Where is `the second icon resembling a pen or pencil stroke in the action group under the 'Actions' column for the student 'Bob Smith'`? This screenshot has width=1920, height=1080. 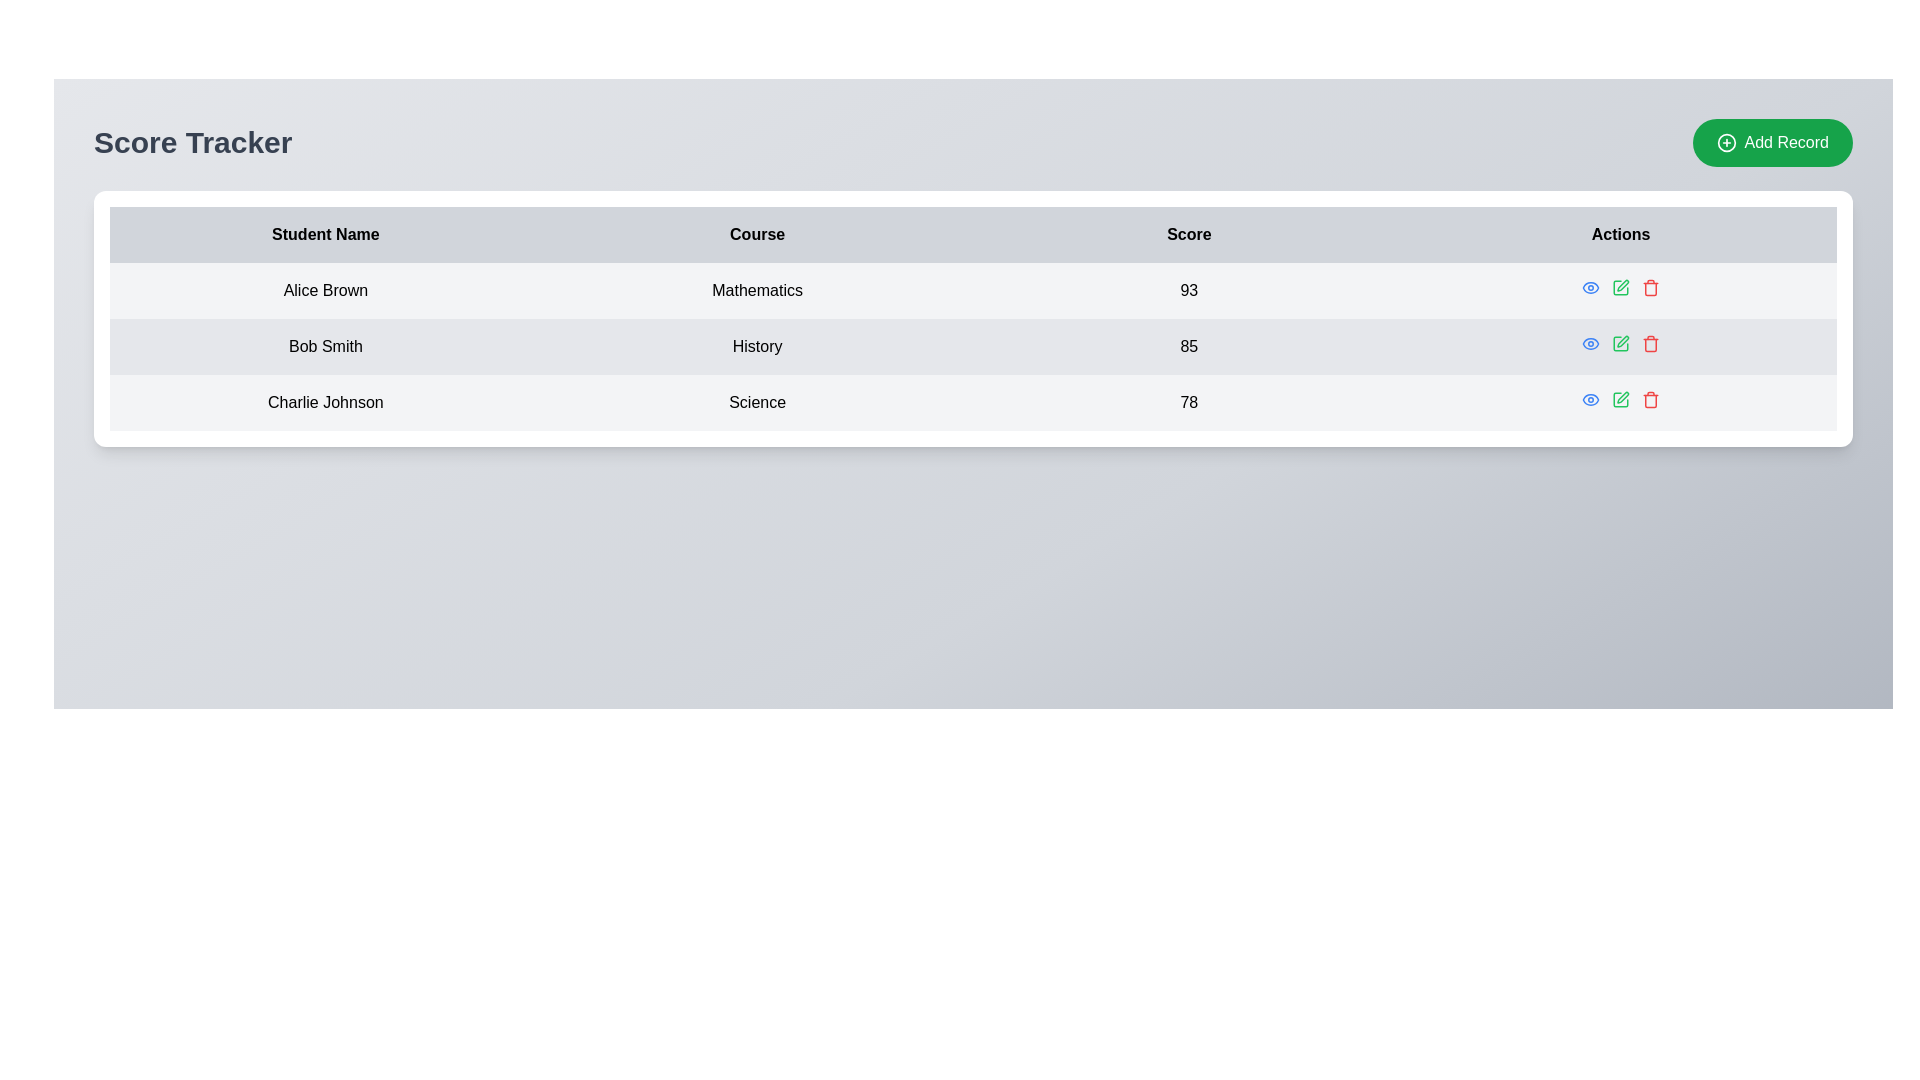 the second icon resembling a pen or pencil stroke in the action group under the 'Actions' column for the student 'Bob Smith' is located at coordinates (1622, 339).